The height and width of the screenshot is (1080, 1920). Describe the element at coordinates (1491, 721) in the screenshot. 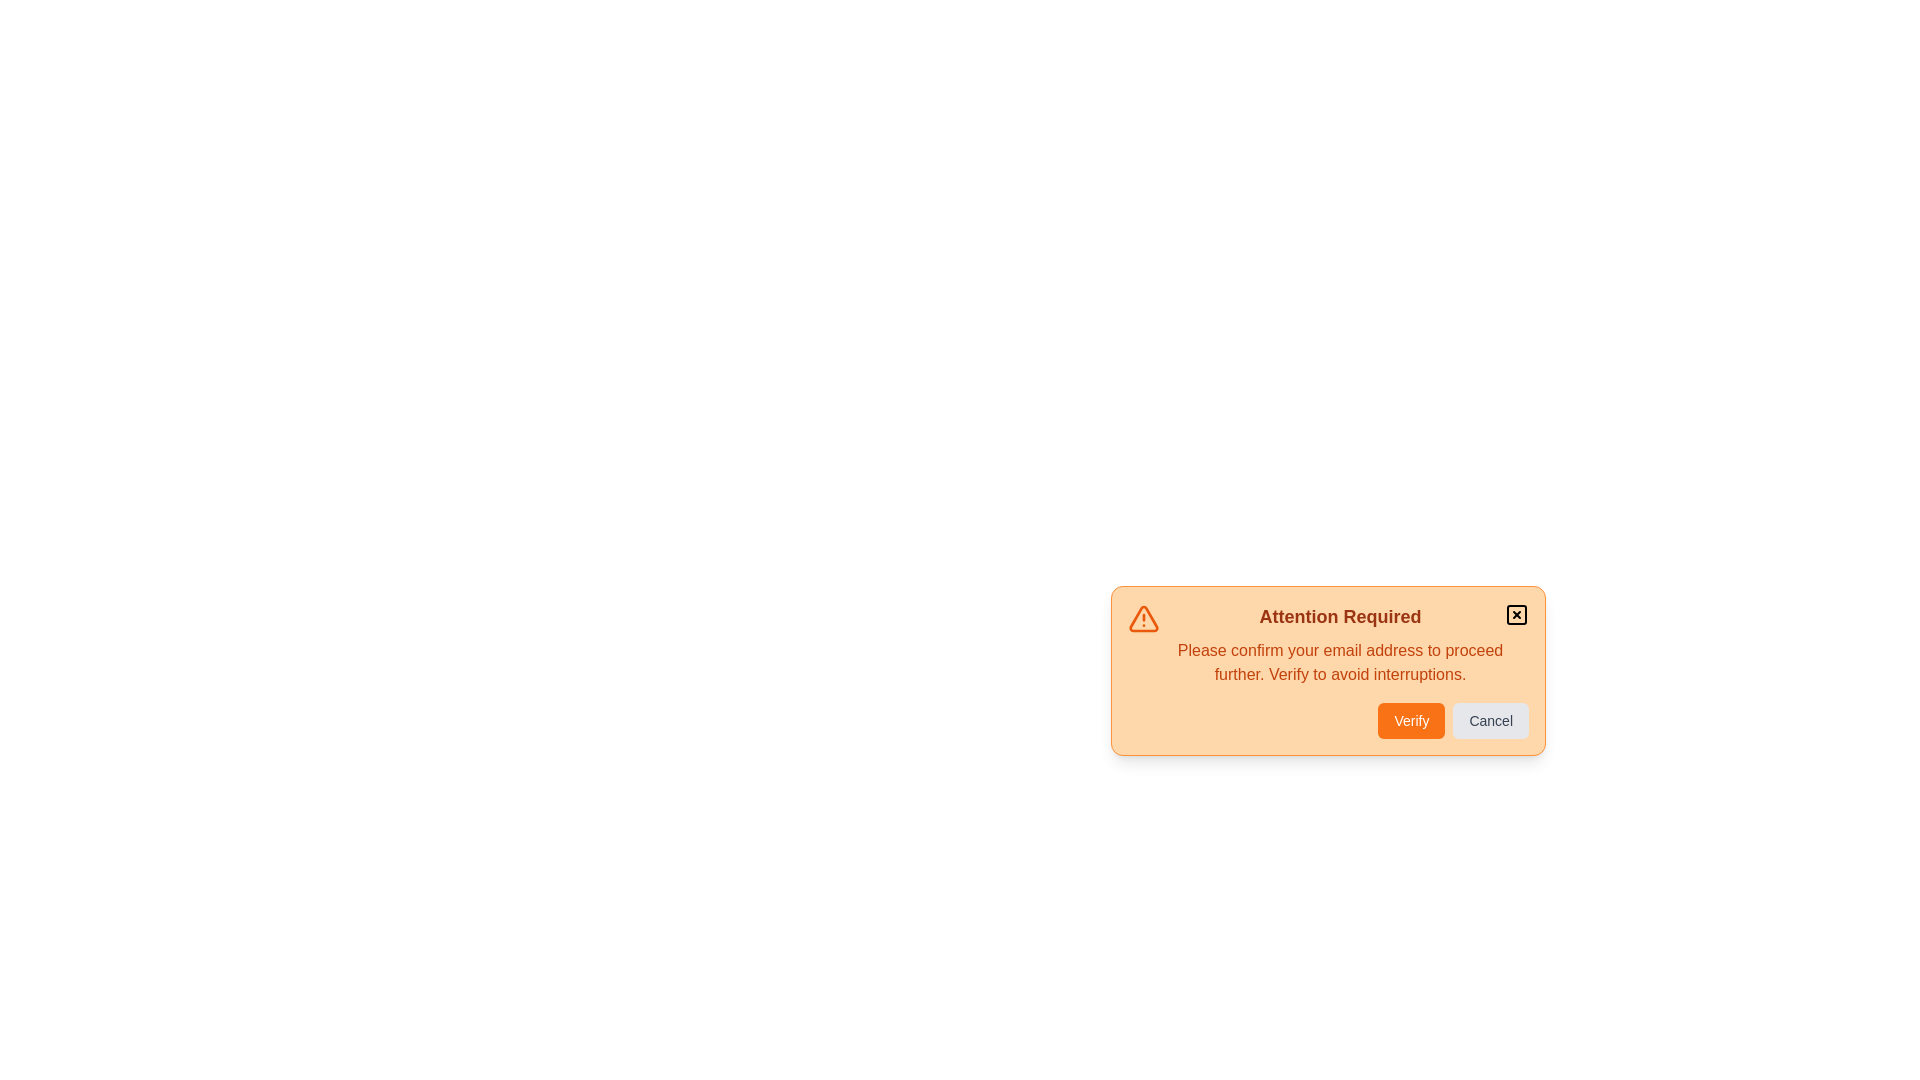

I see `the cancel button` at that location.